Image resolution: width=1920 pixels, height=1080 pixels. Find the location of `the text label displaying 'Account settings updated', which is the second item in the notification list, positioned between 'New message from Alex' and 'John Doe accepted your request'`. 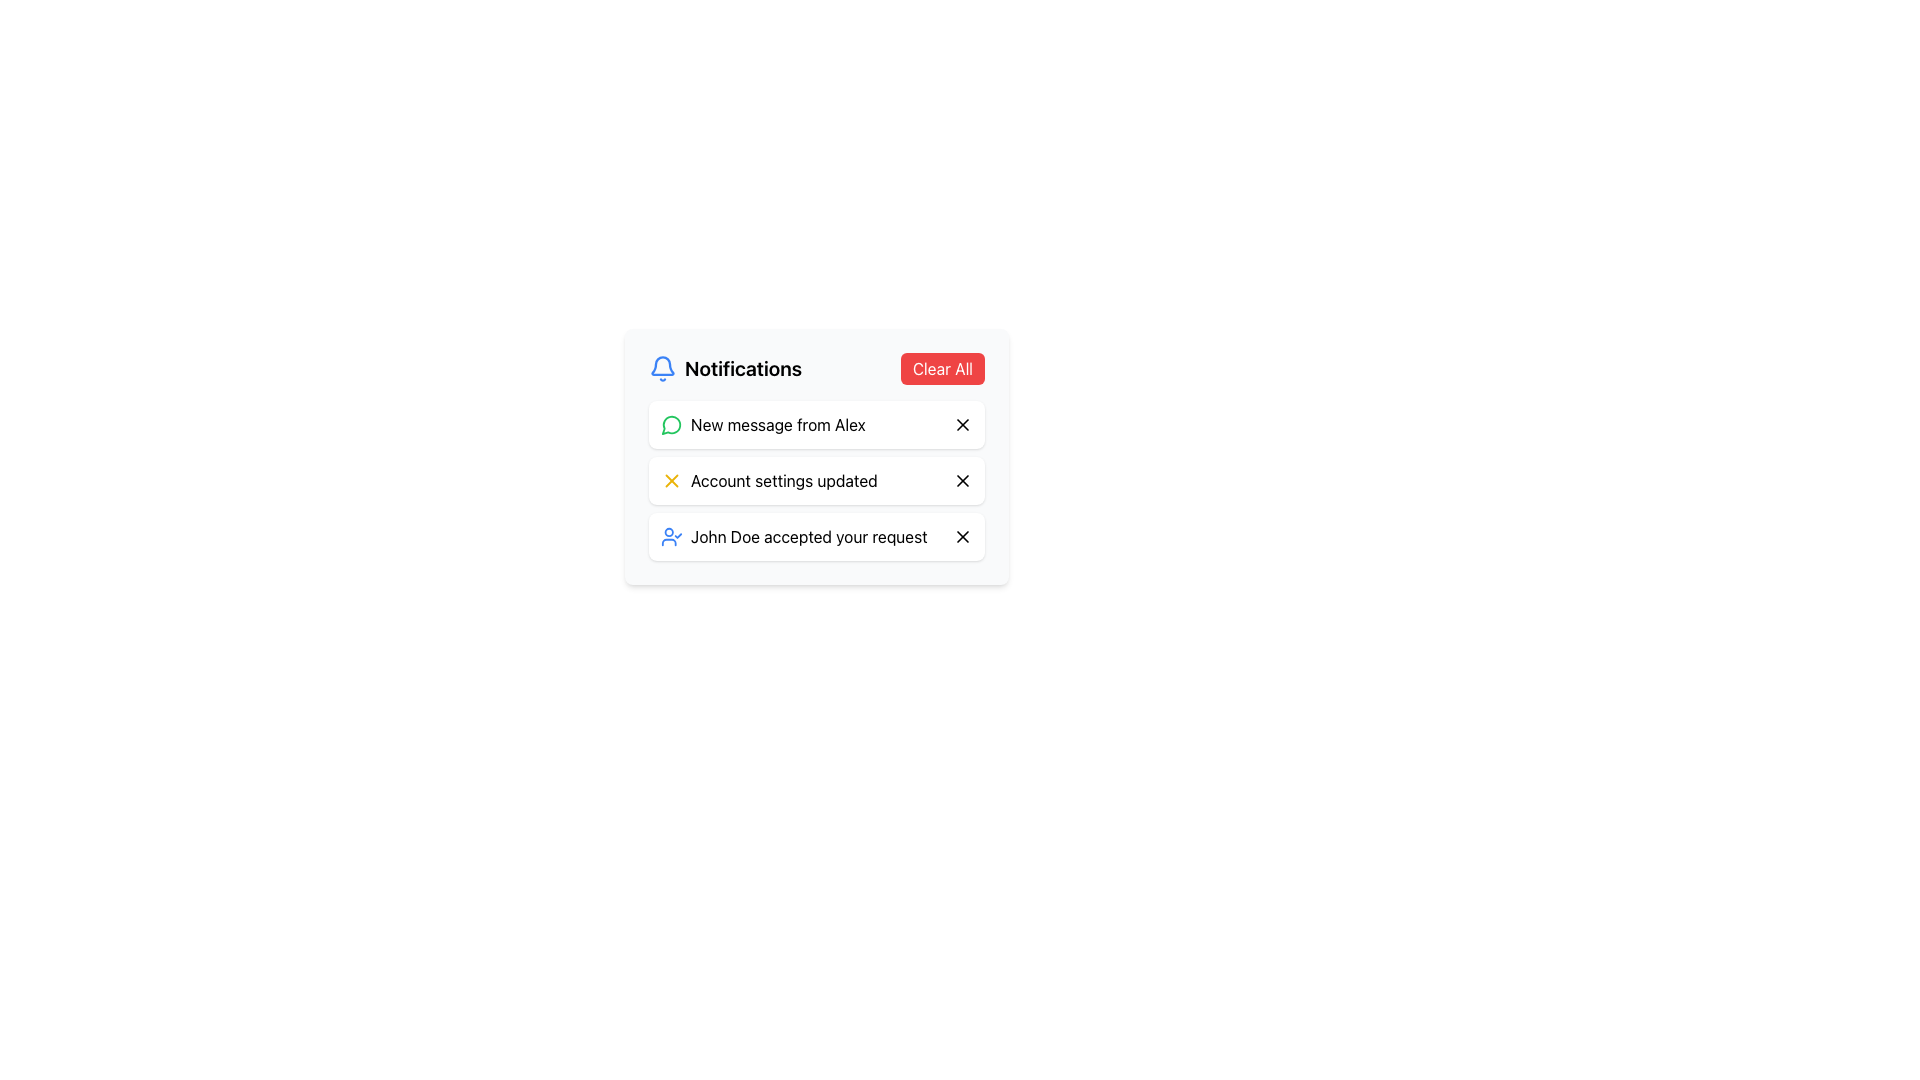

the text label displaying 'Account settings updated', which is the second item in the notification list, positioned between 'New message from Alex' and 'John Doe accepted your request' is located at coordinates (783, 481).